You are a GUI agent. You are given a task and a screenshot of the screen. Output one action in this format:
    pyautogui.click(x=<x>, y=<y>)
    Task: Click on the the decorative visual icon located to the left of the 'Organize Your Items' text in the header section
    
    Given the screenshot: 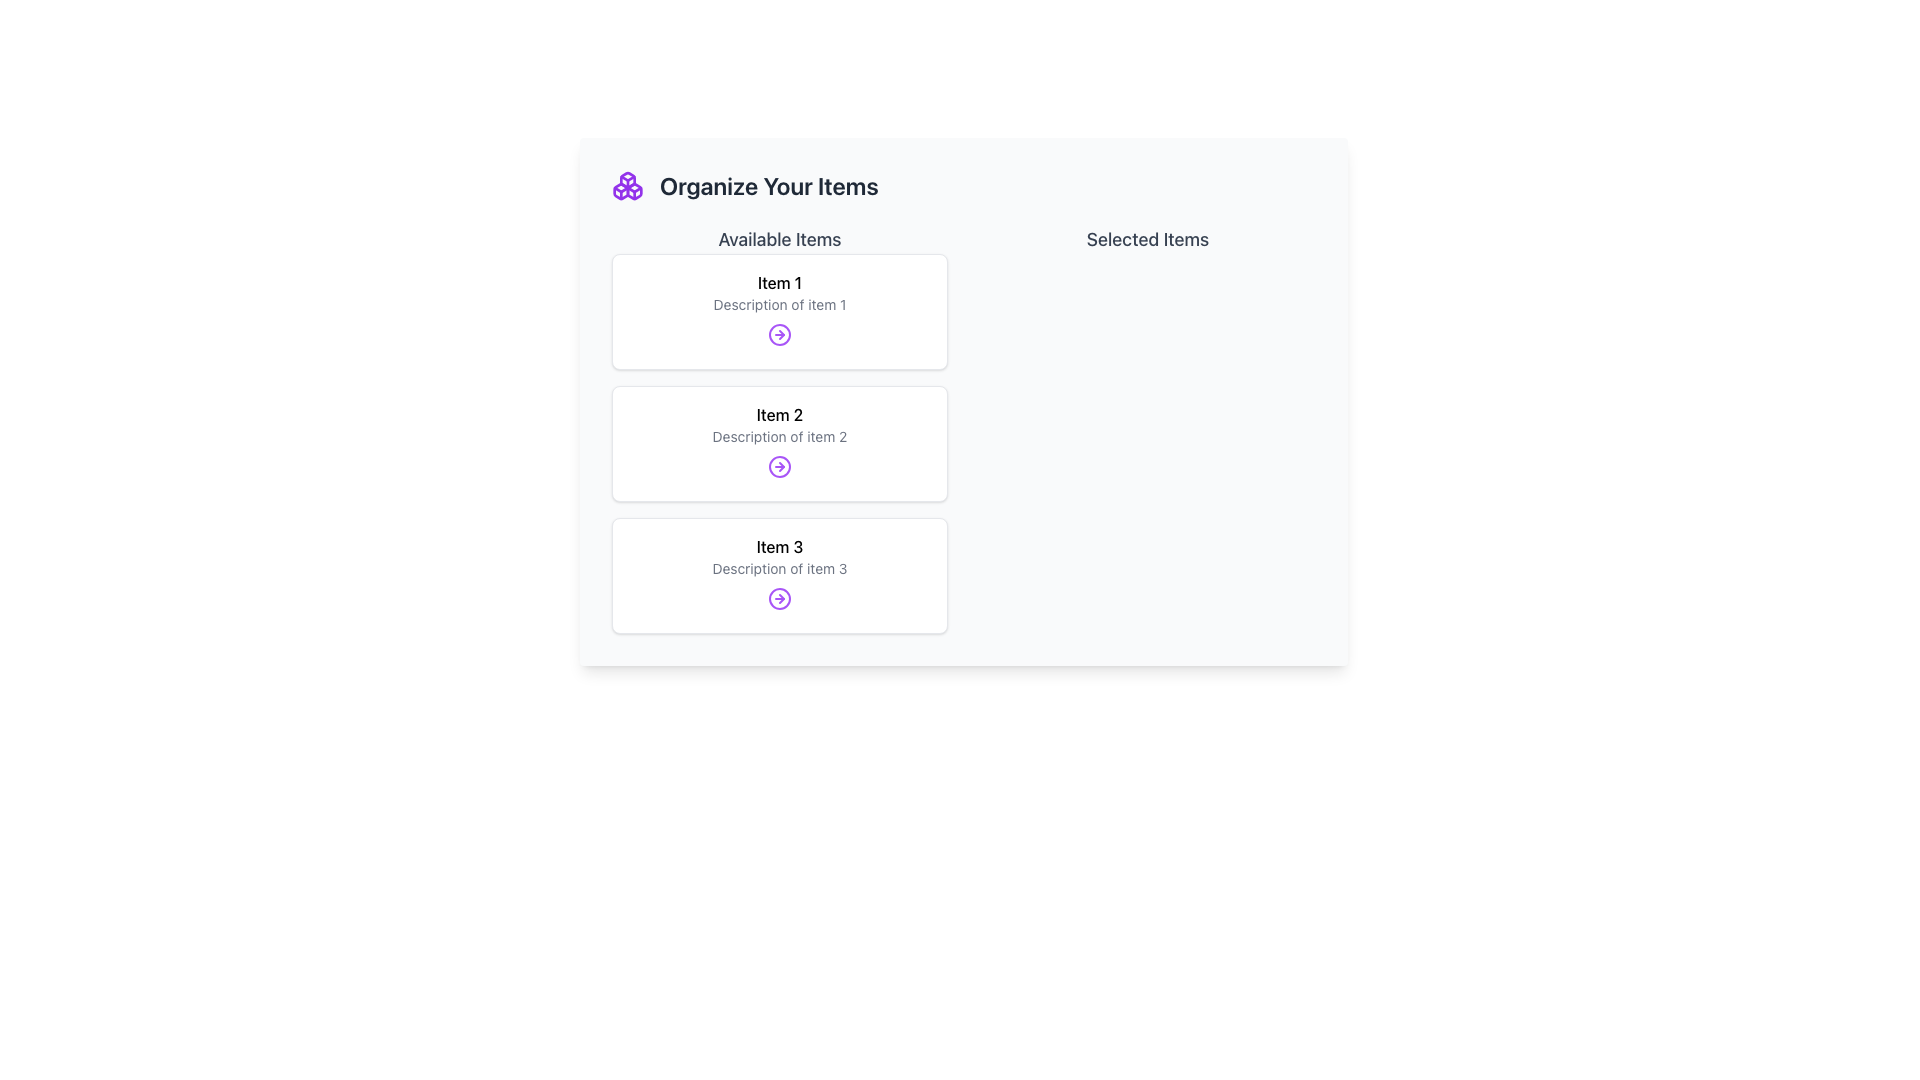 What is the action you would take?
    pyautogui.click(x=627, y=185)
    